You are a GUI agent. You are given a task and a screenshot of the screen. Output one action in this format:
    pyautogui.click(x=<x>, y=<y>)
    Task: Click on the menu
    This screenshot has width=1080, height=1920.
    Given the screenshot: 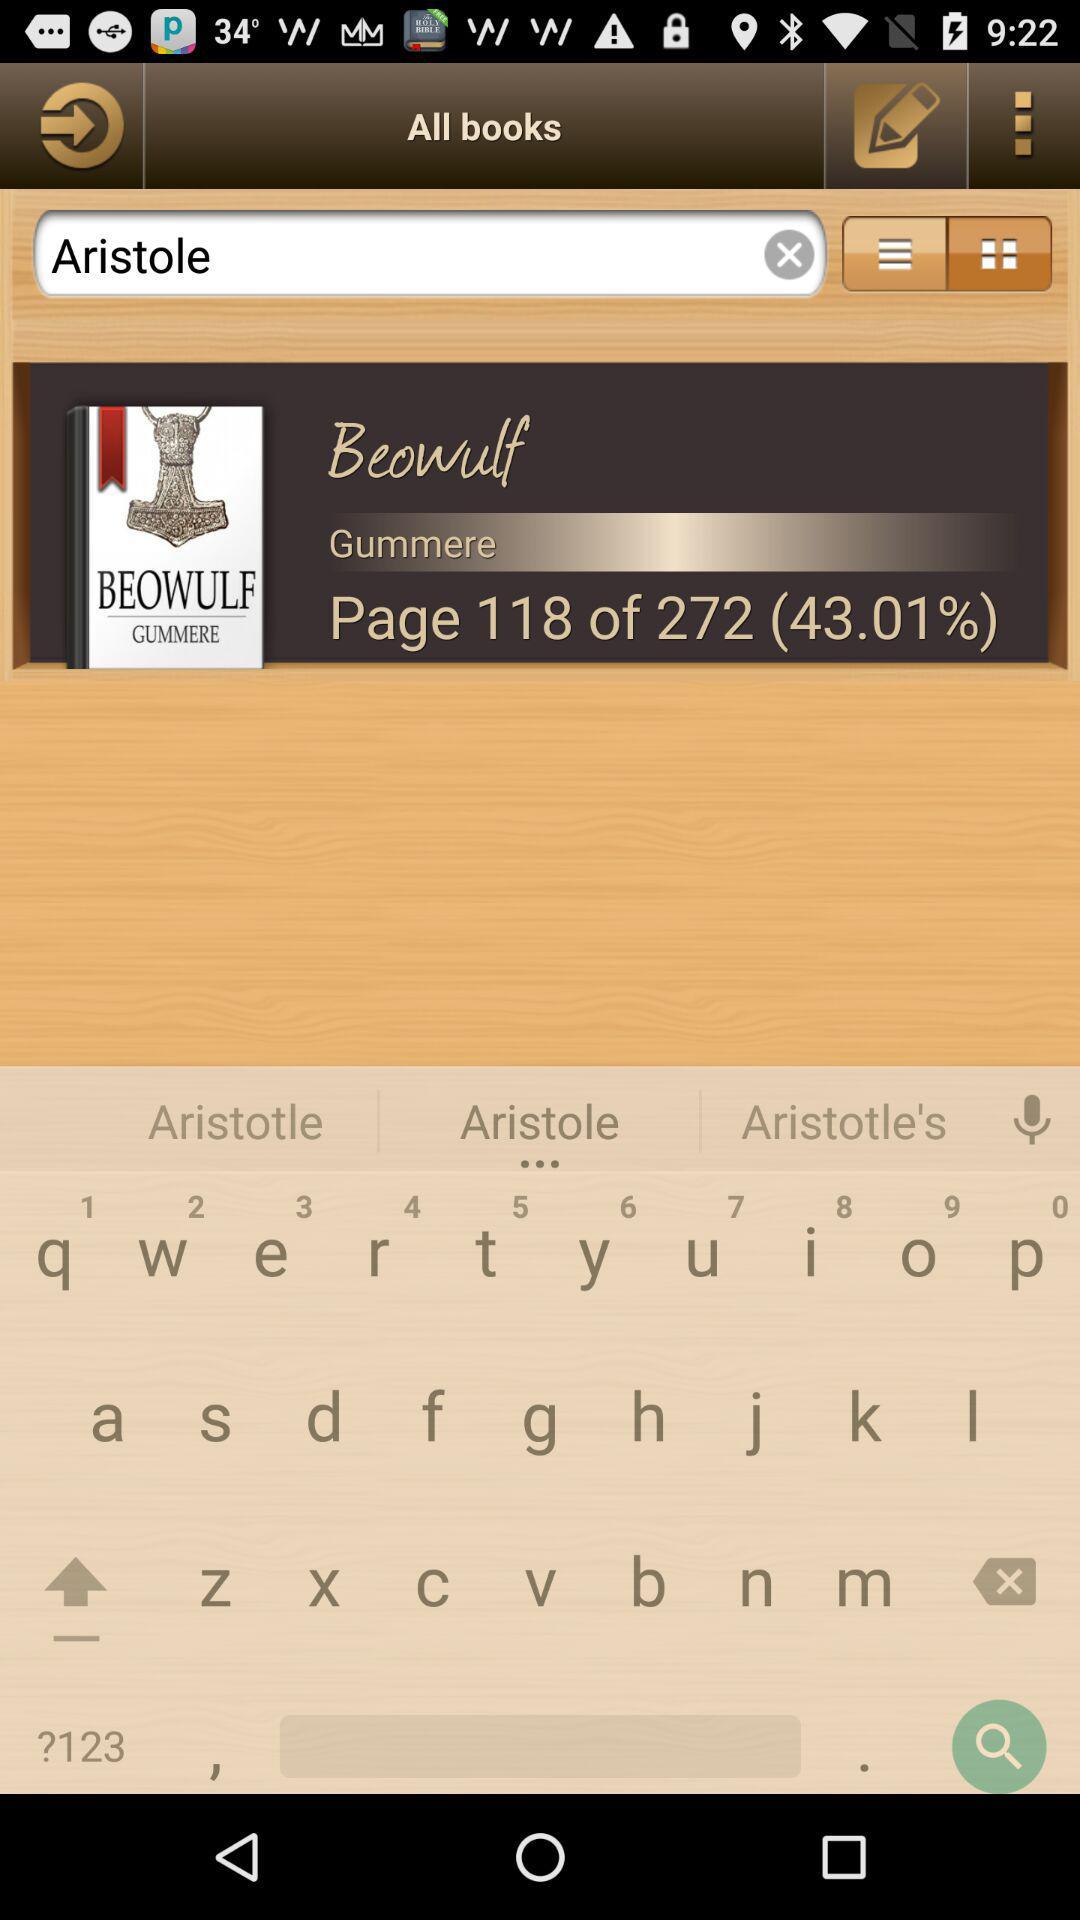 What is the action you would take?
    pyautogui.click(x=999, y=253)
    